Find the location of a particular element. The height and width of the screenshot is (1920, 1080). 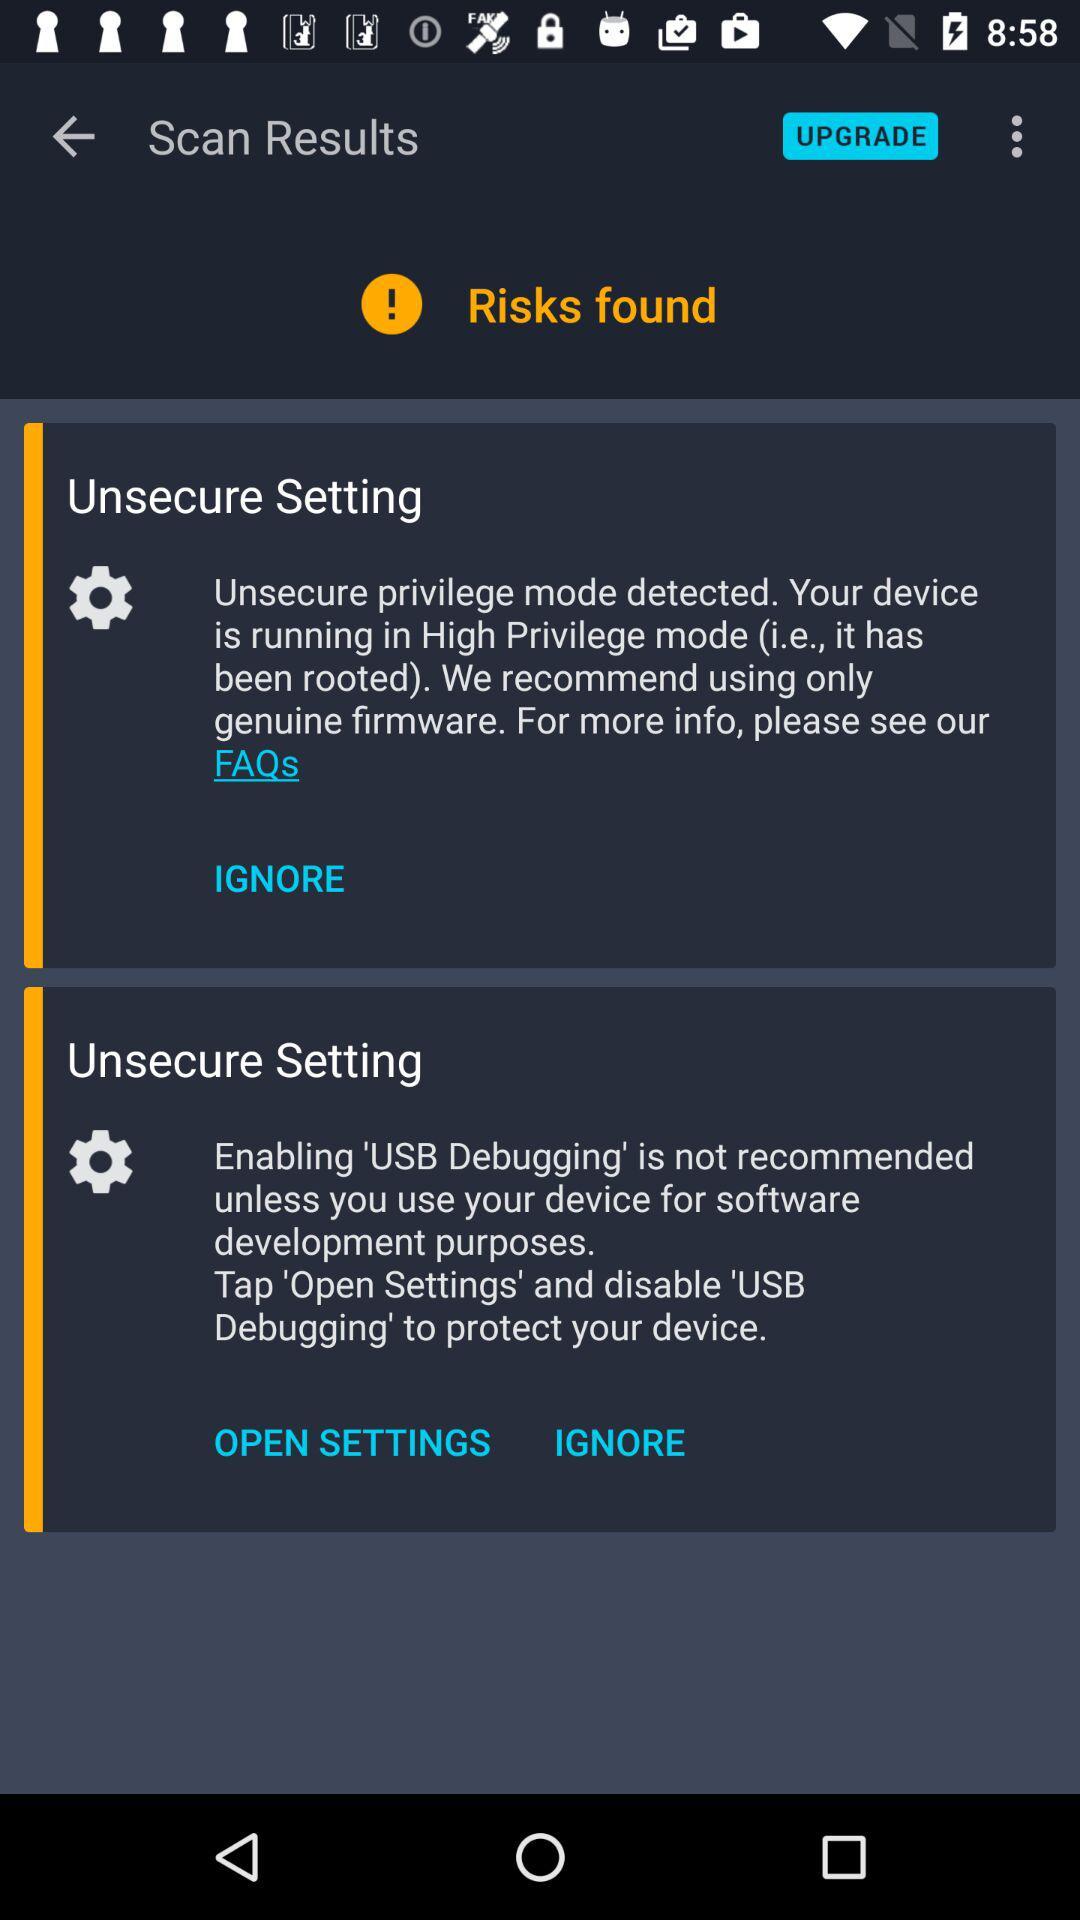

the item next to scan results item is located at coordinates (72, 135).